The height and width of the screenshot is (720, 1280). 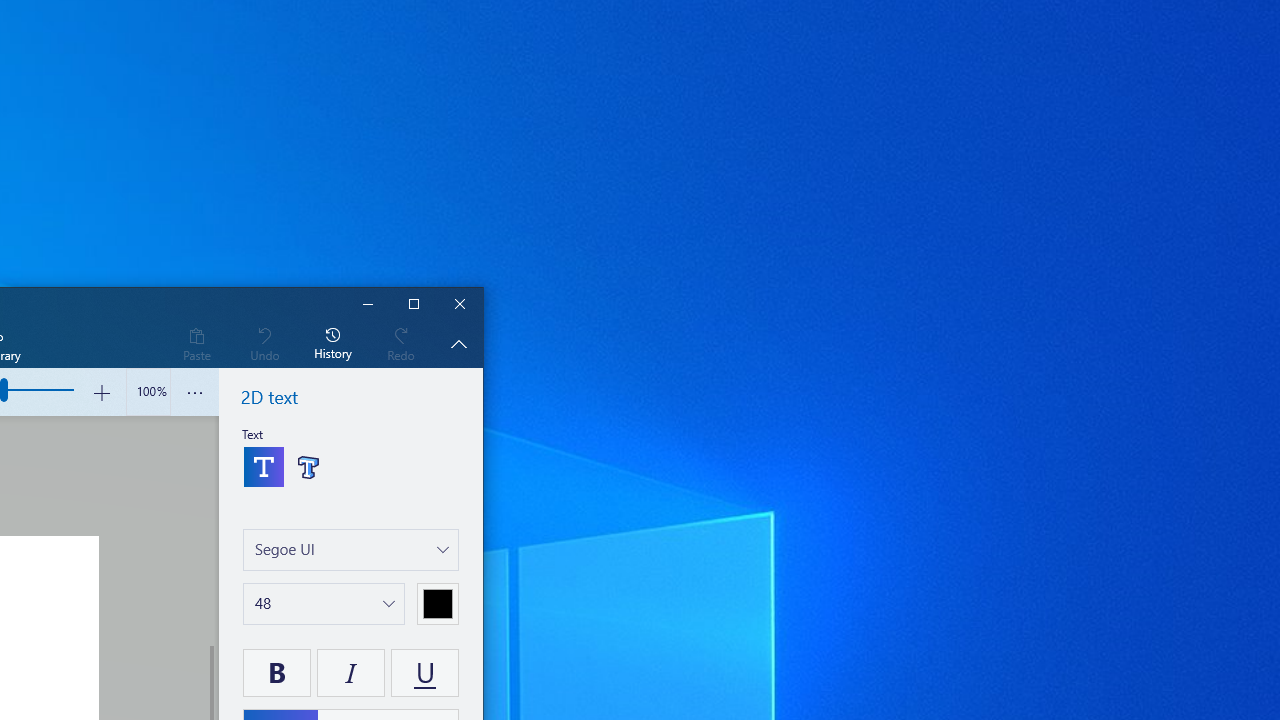 I want to click on 'Zoom slider', so click(x=147, y=392).